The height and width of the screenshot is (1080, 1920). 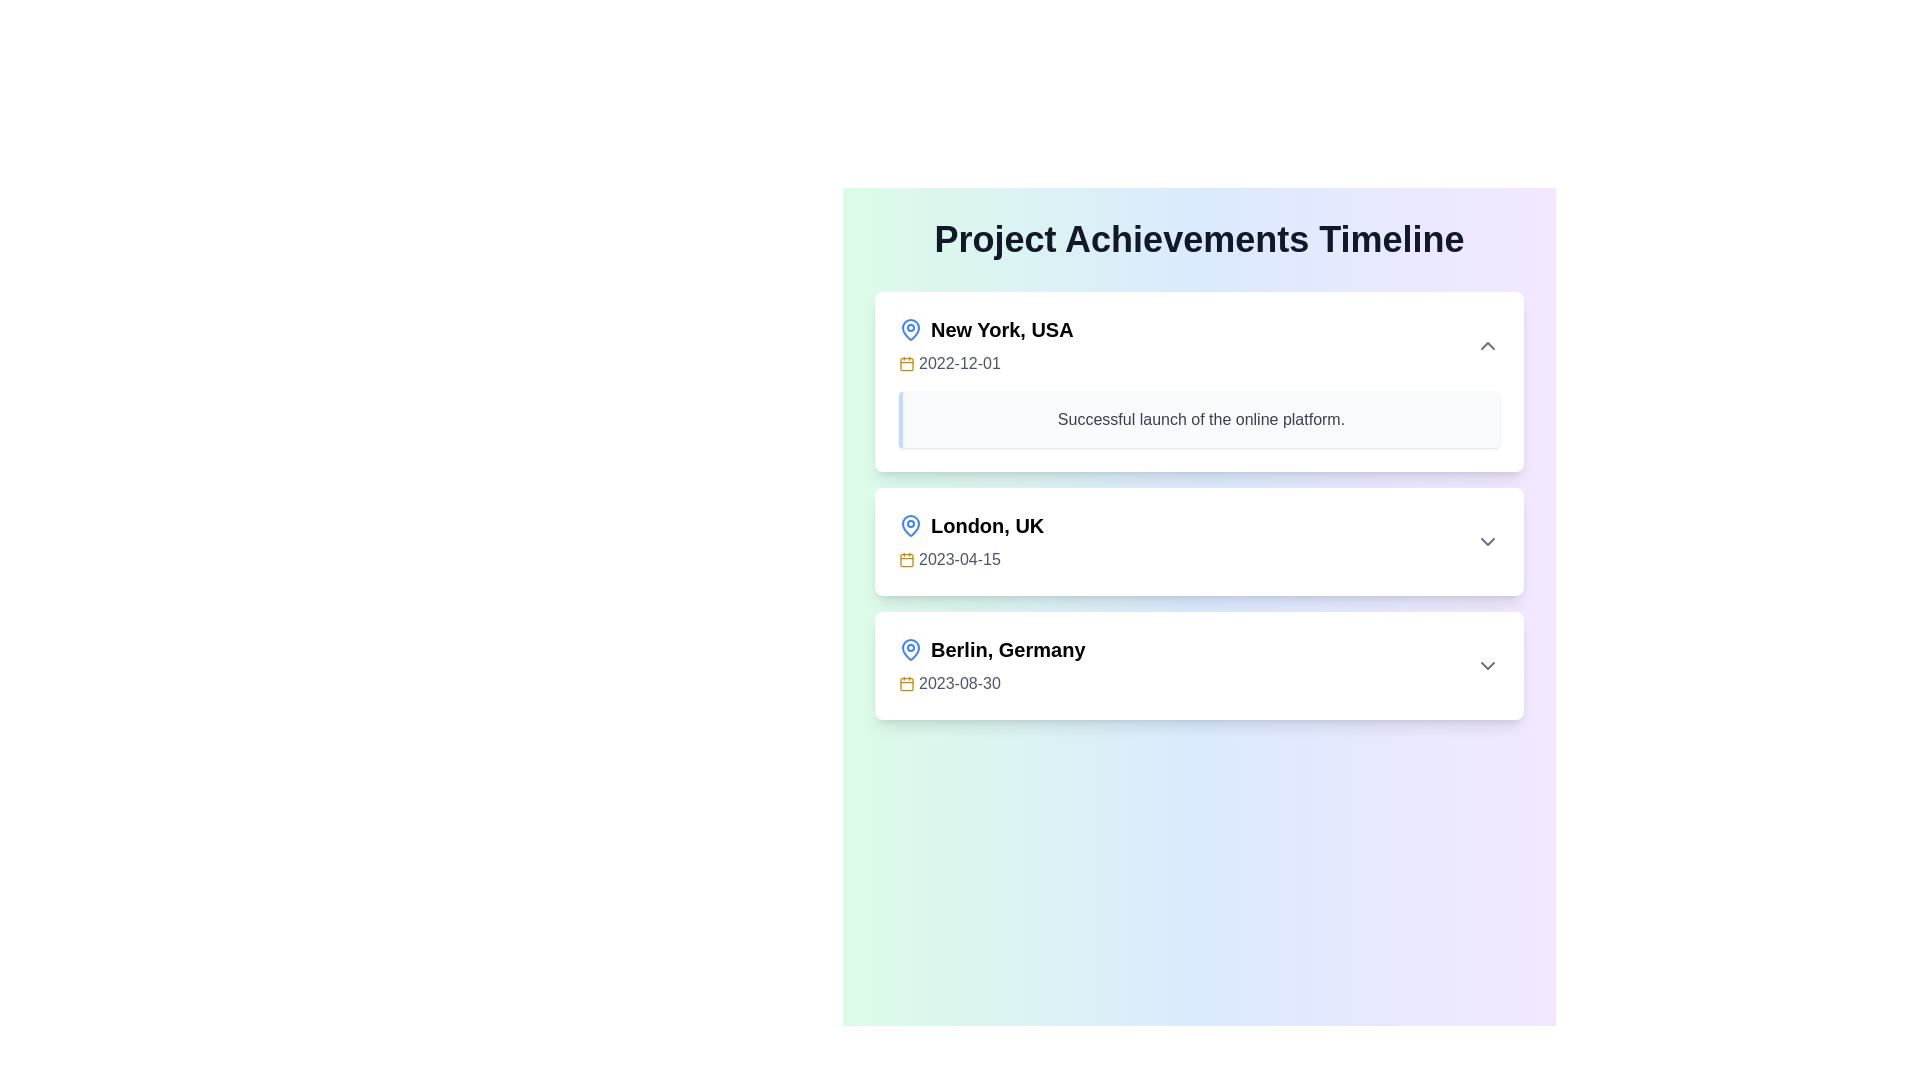 What do you see at coordinates (1199, 666) in the screenshot?
I see `information contained in the textual content box displaying 'Berlin, Germany 2023-08-30', which is the third entry in a vertical list of event items` at bounding box center [1199, 666].